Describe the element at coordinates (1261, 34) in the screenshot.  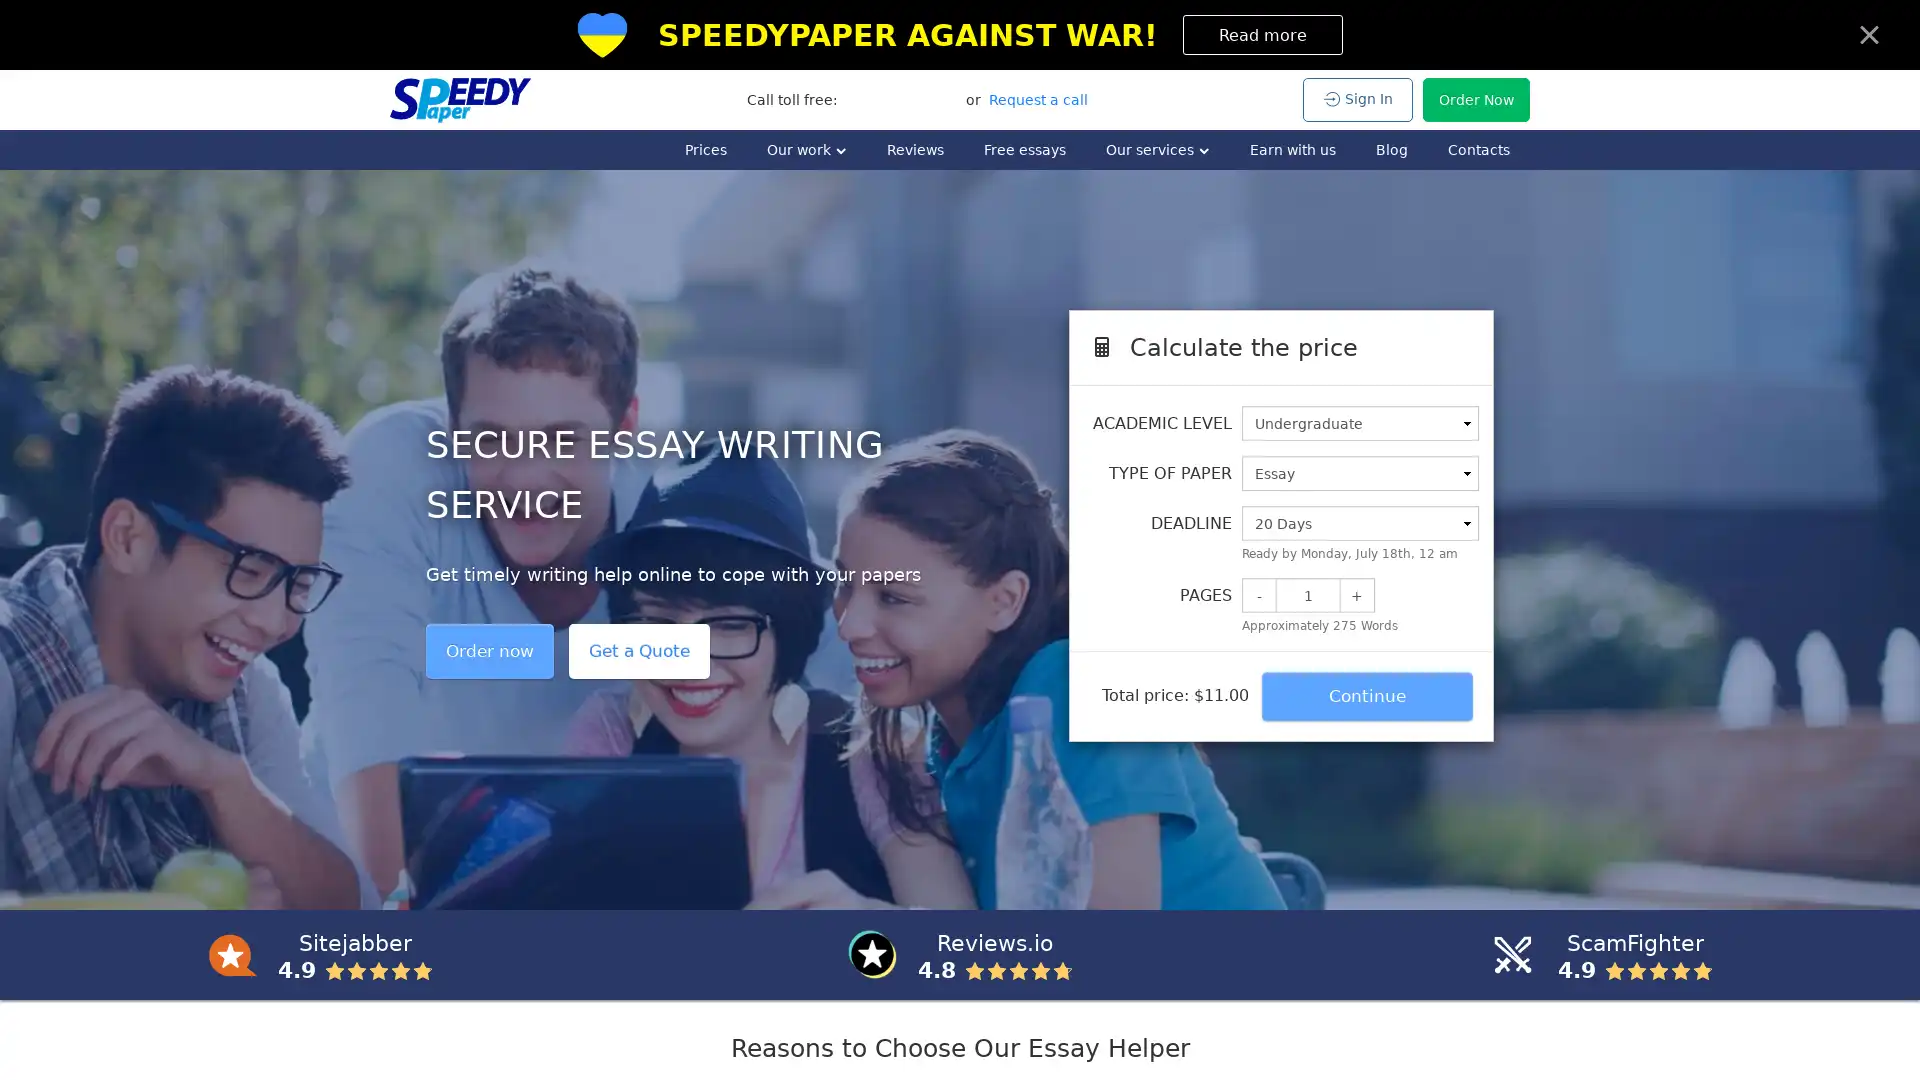
I see `Read more` at that location.